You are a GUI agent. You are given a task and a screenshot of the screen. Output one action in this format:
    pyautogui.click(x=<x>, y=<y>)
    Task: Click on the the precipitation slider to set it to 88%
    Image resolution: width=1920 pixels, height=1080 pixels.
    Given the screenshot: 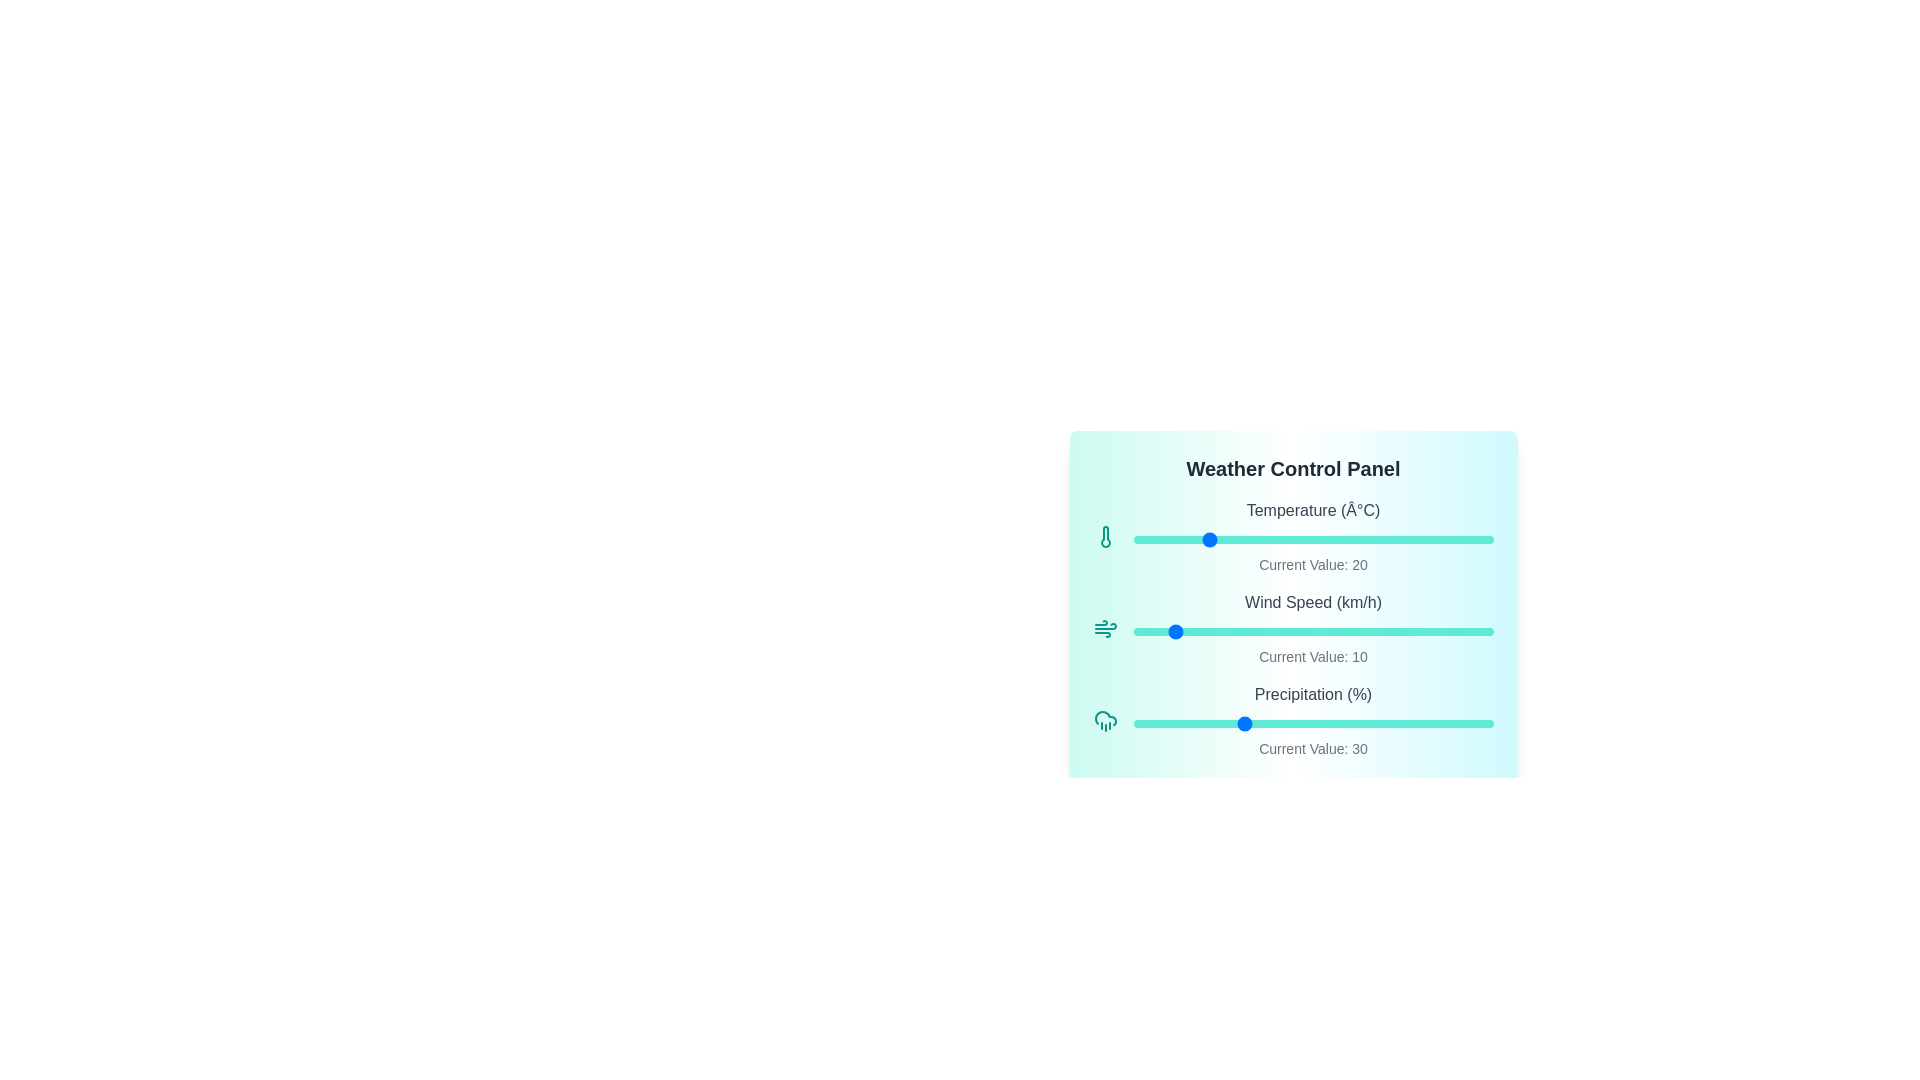 What is the action you would take?
    pyautogui.click(x=1450, y=724)
    